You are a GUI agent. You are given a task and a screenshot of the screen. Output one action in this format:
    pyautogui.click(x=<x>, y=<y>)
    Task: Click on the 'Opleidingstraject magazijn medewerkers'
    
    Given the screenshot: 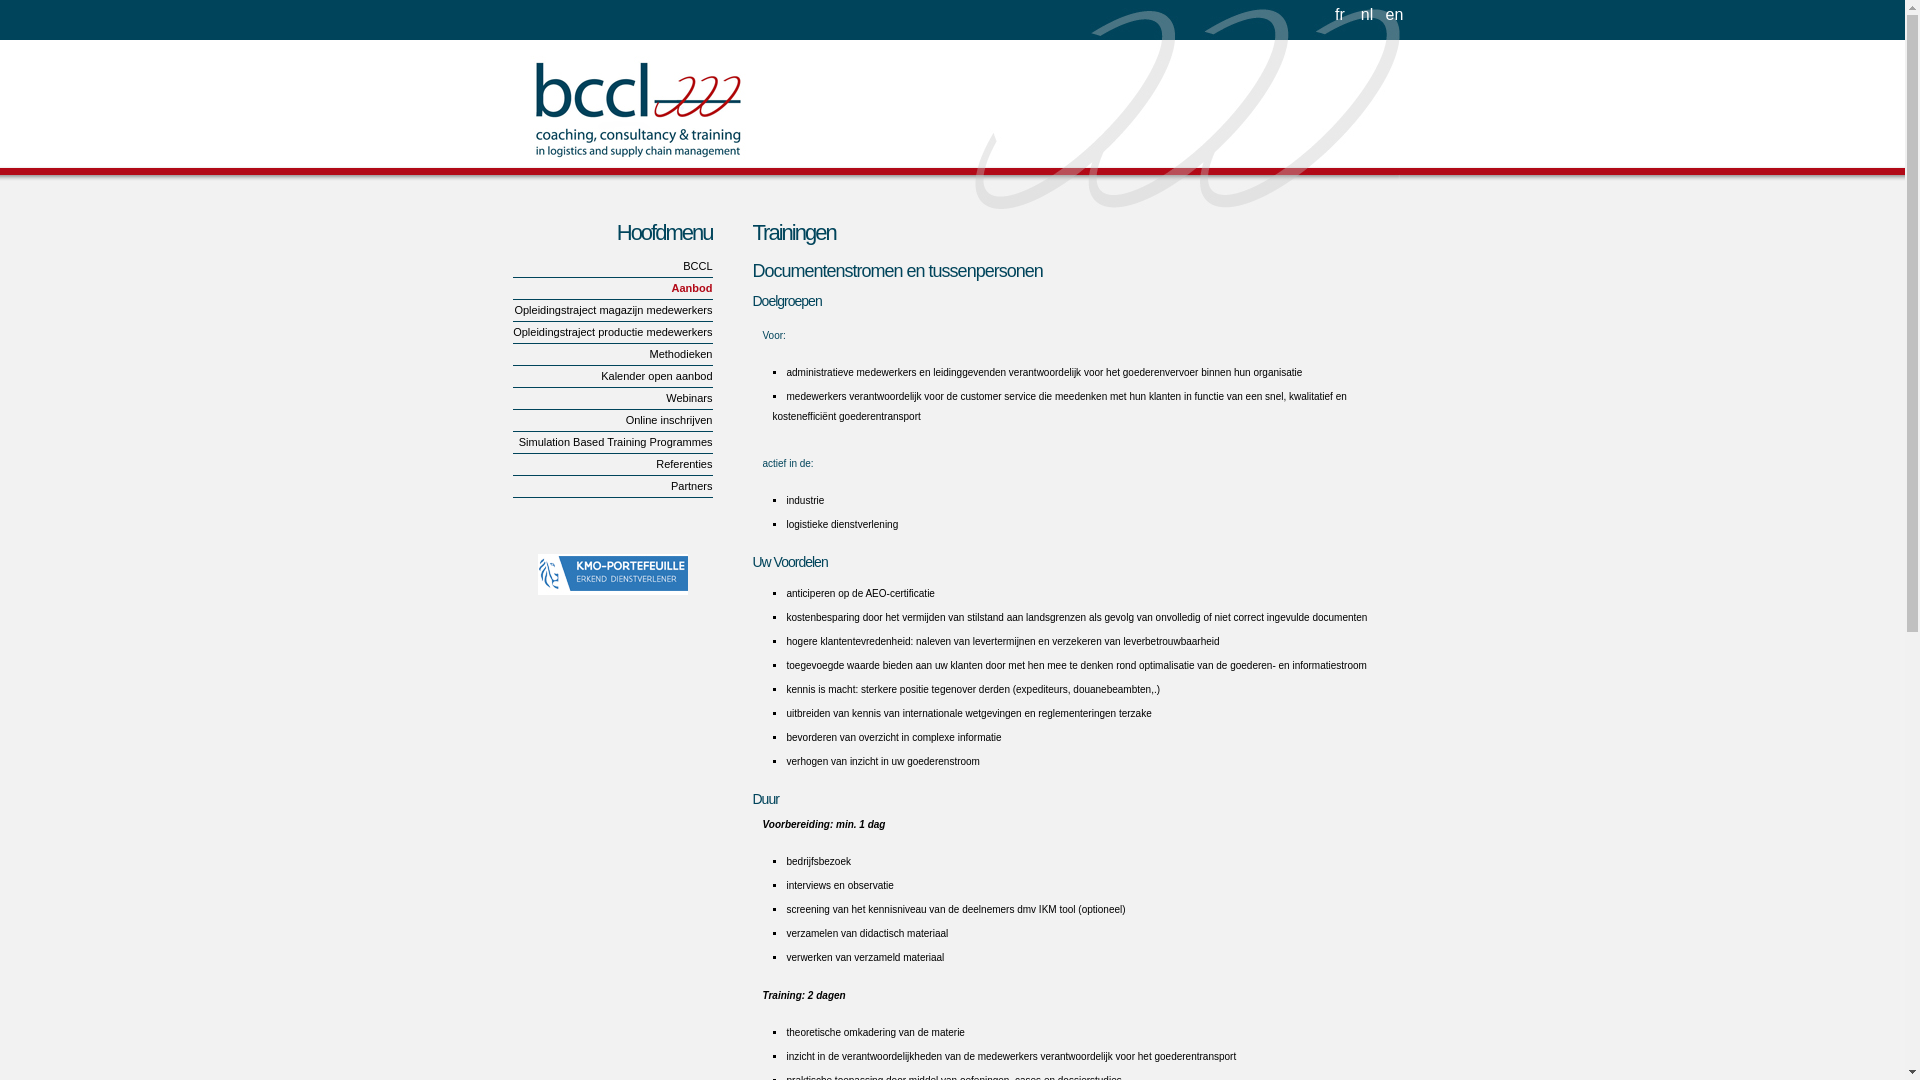 What is the action you would take?
    pyautogui.click(x=610, y=311)
    